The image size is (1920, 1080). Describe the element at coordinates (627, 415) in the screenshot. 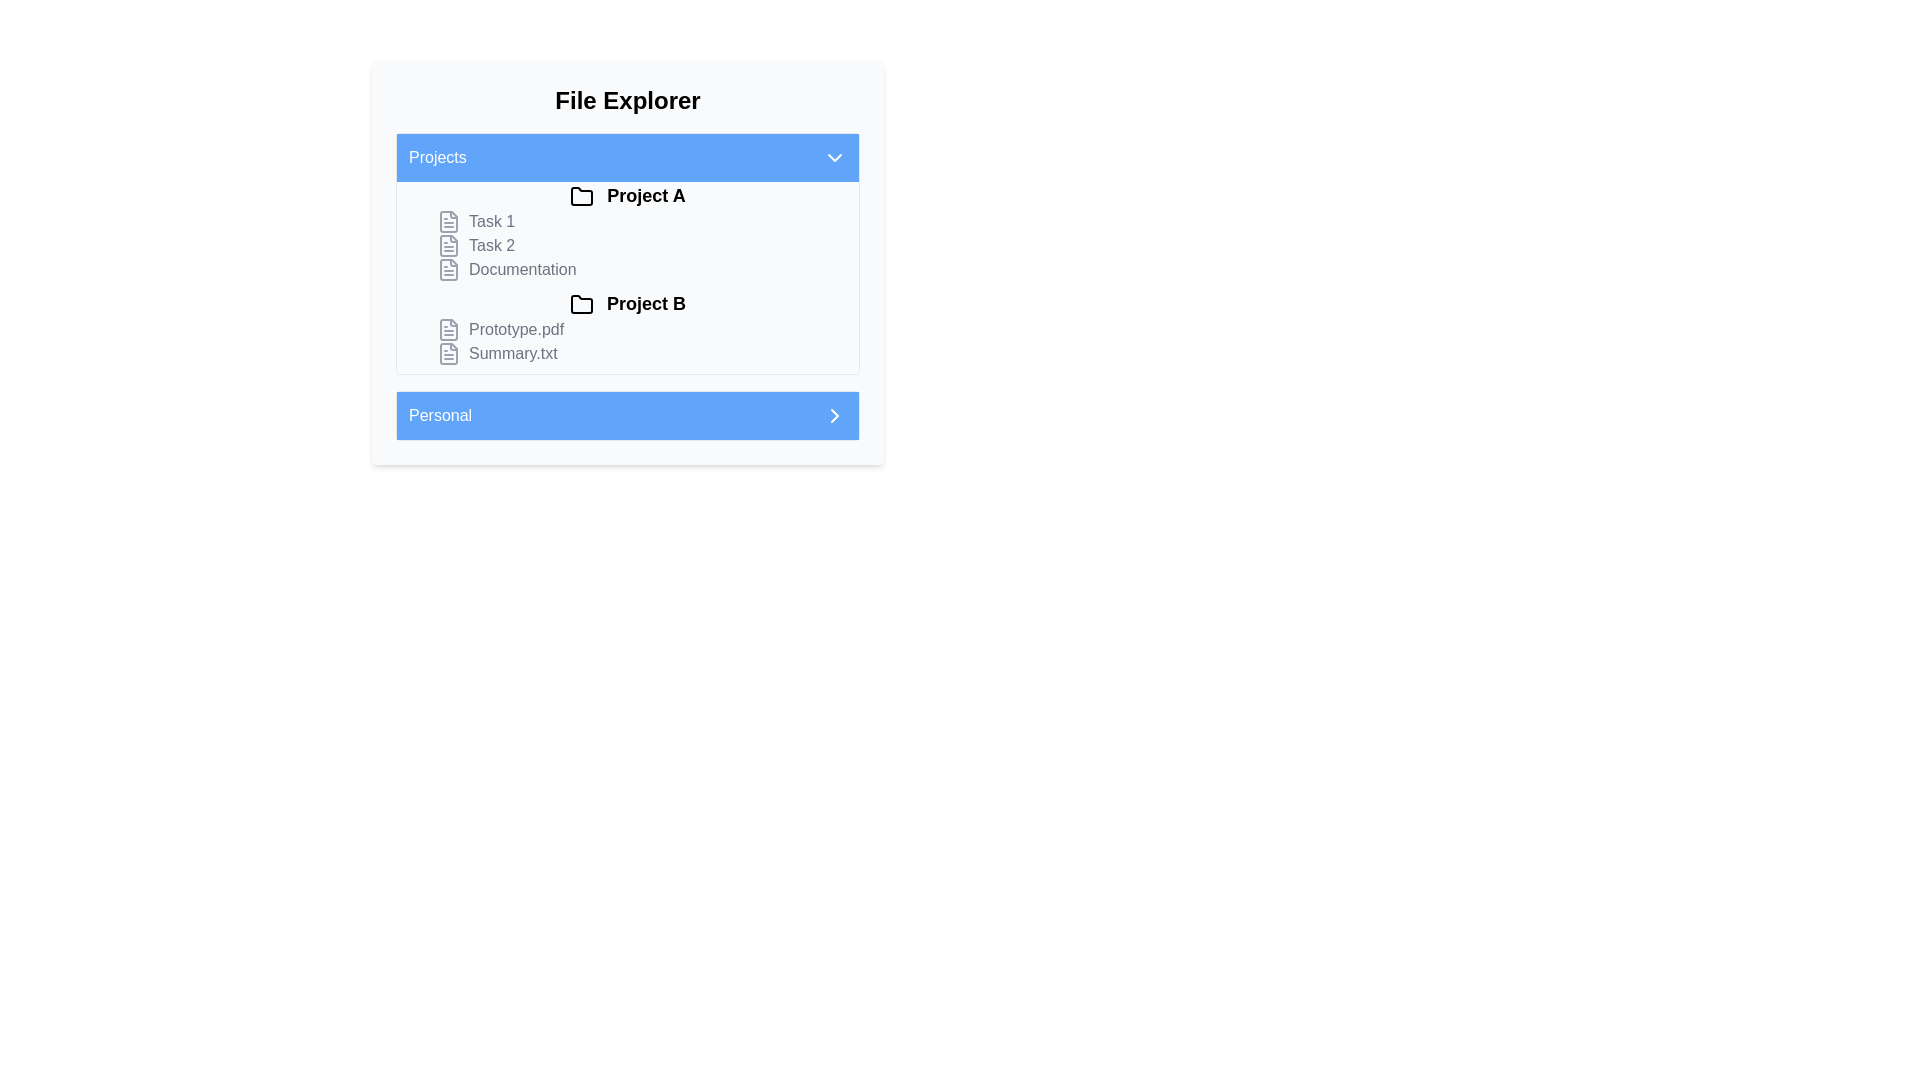

I see `the 'Personal' button with a blue background located at the bottom of the 'Projects' section in the 'File Explorer' interface` at that location.